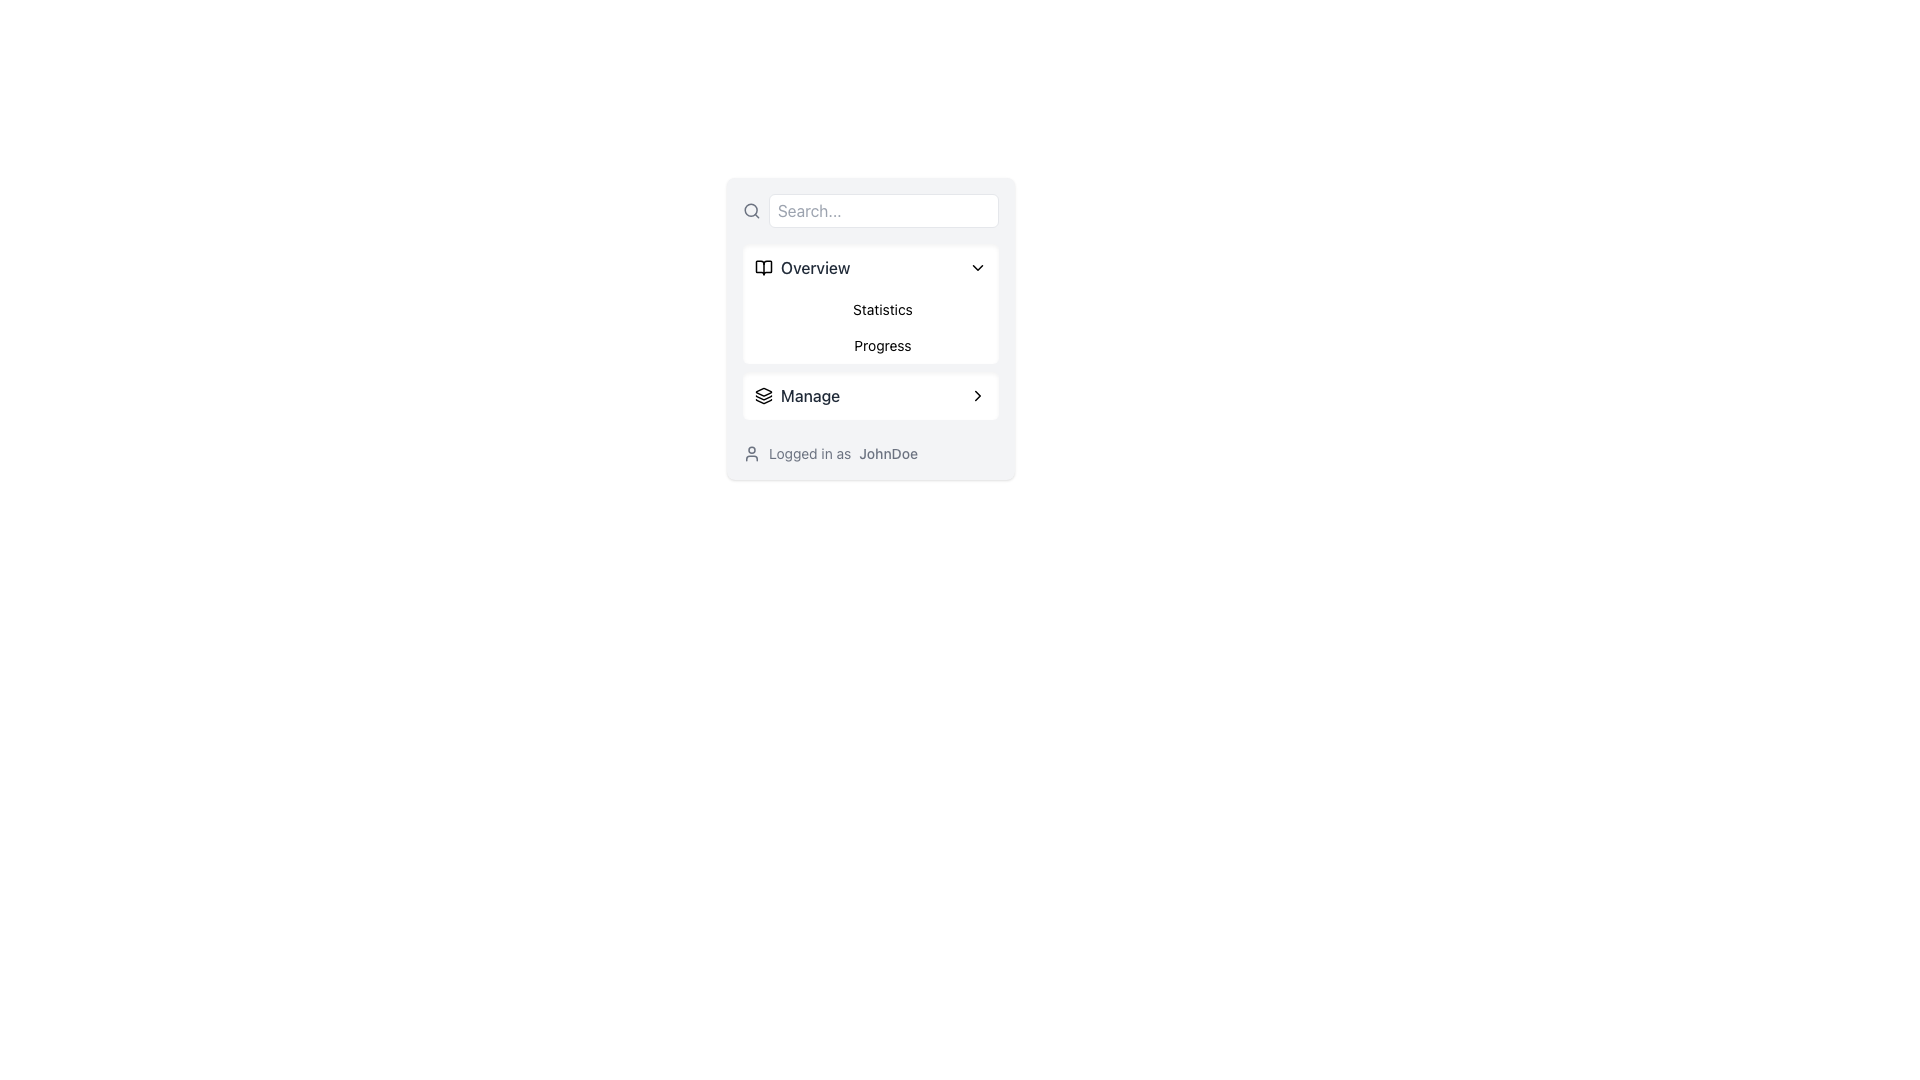 The height and width of the screenshot is (1080, 1920). Describe the element at coordinates (870, 454) in the screenshot. I see `the Text label displaying the username 'JohnDoe' located at the bottom of the sidebar beneath the 'Manage' section` at that location.